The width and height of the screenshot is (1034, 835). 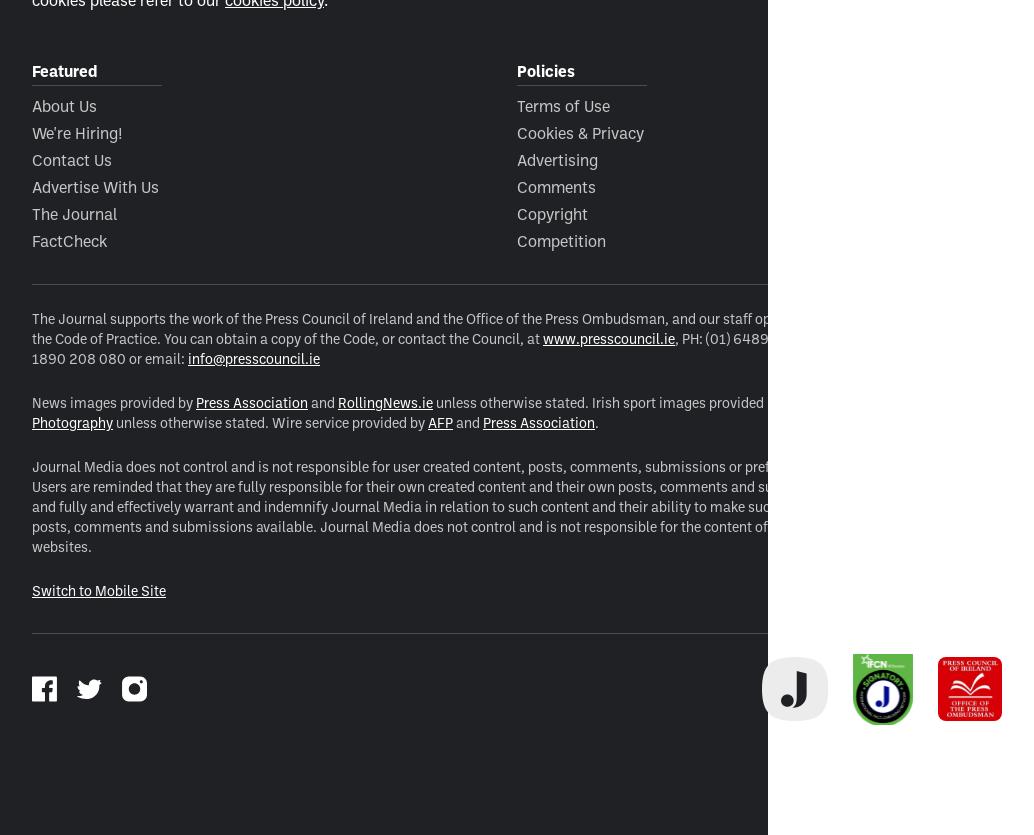 What do you see at coordinates (31, 589) in the screenshot?
I see `'Switch to Mobile Site'` at bounding box center [31, 589].